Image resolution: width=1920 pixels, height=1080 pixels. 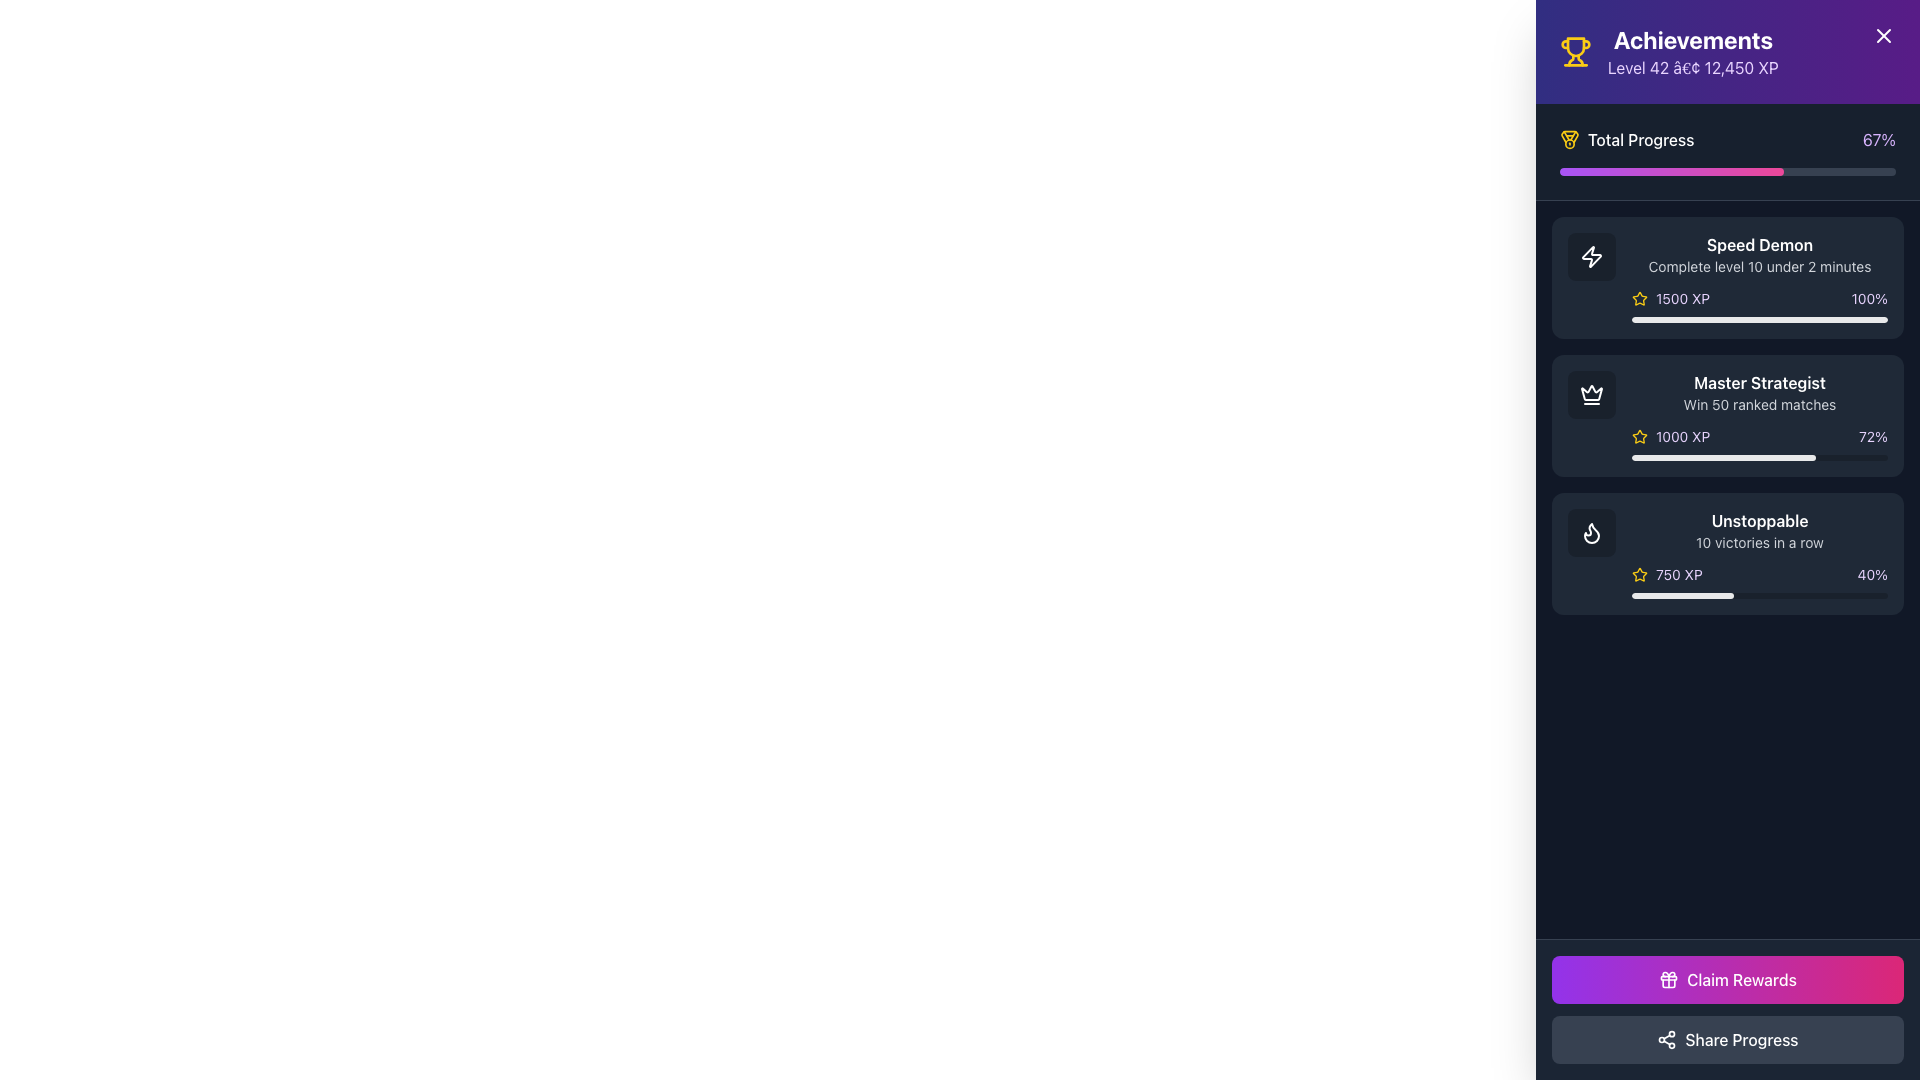 I want to click on the descriptive label for the 'Unstoppable' achievement, which is located below the title 'Unstoppable' in the right panel, so click(x=1760, y=543).